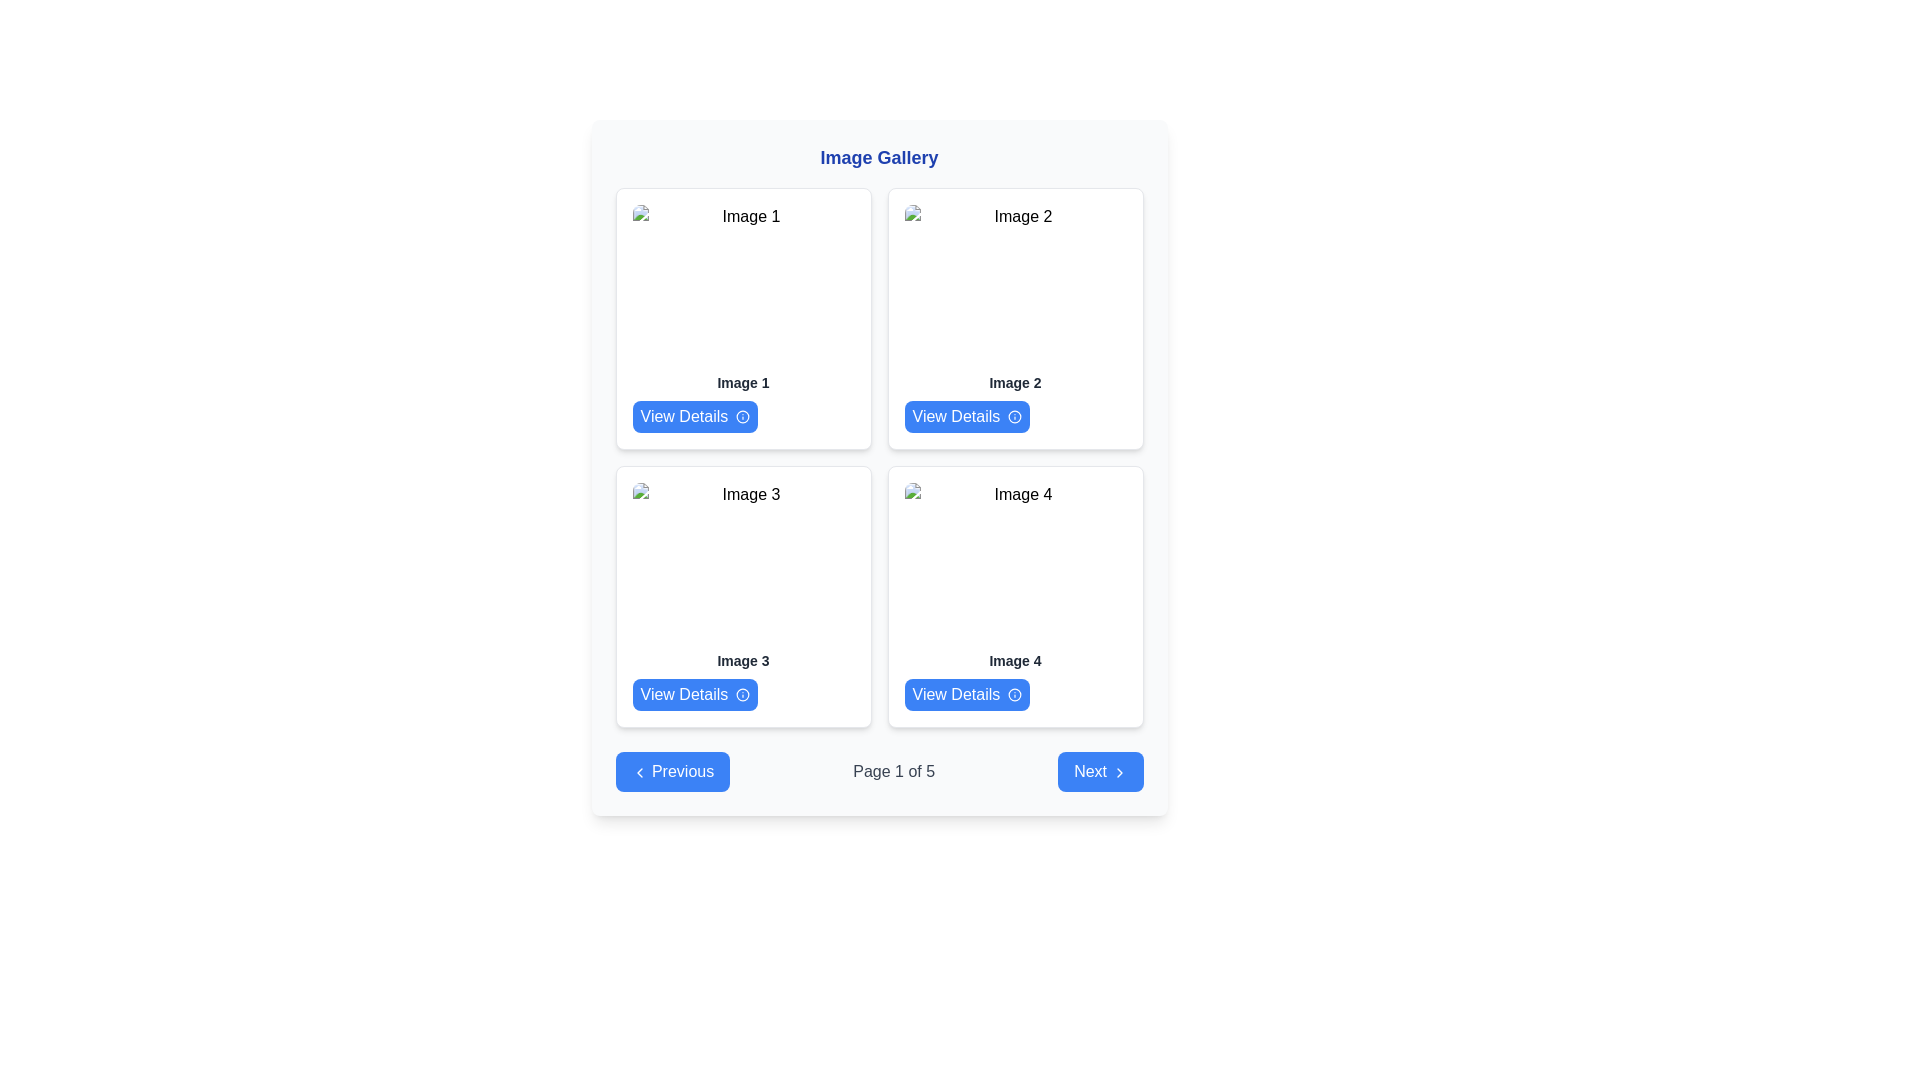 The width and height of the screenshot is (1920, 1080). Describe the element at coordinates (695, 415) in the screenshot. I see `the 'View Details' button with a blue background and white text, located at the bottom of the first card in the grid layout, to change its appearance` at that location.